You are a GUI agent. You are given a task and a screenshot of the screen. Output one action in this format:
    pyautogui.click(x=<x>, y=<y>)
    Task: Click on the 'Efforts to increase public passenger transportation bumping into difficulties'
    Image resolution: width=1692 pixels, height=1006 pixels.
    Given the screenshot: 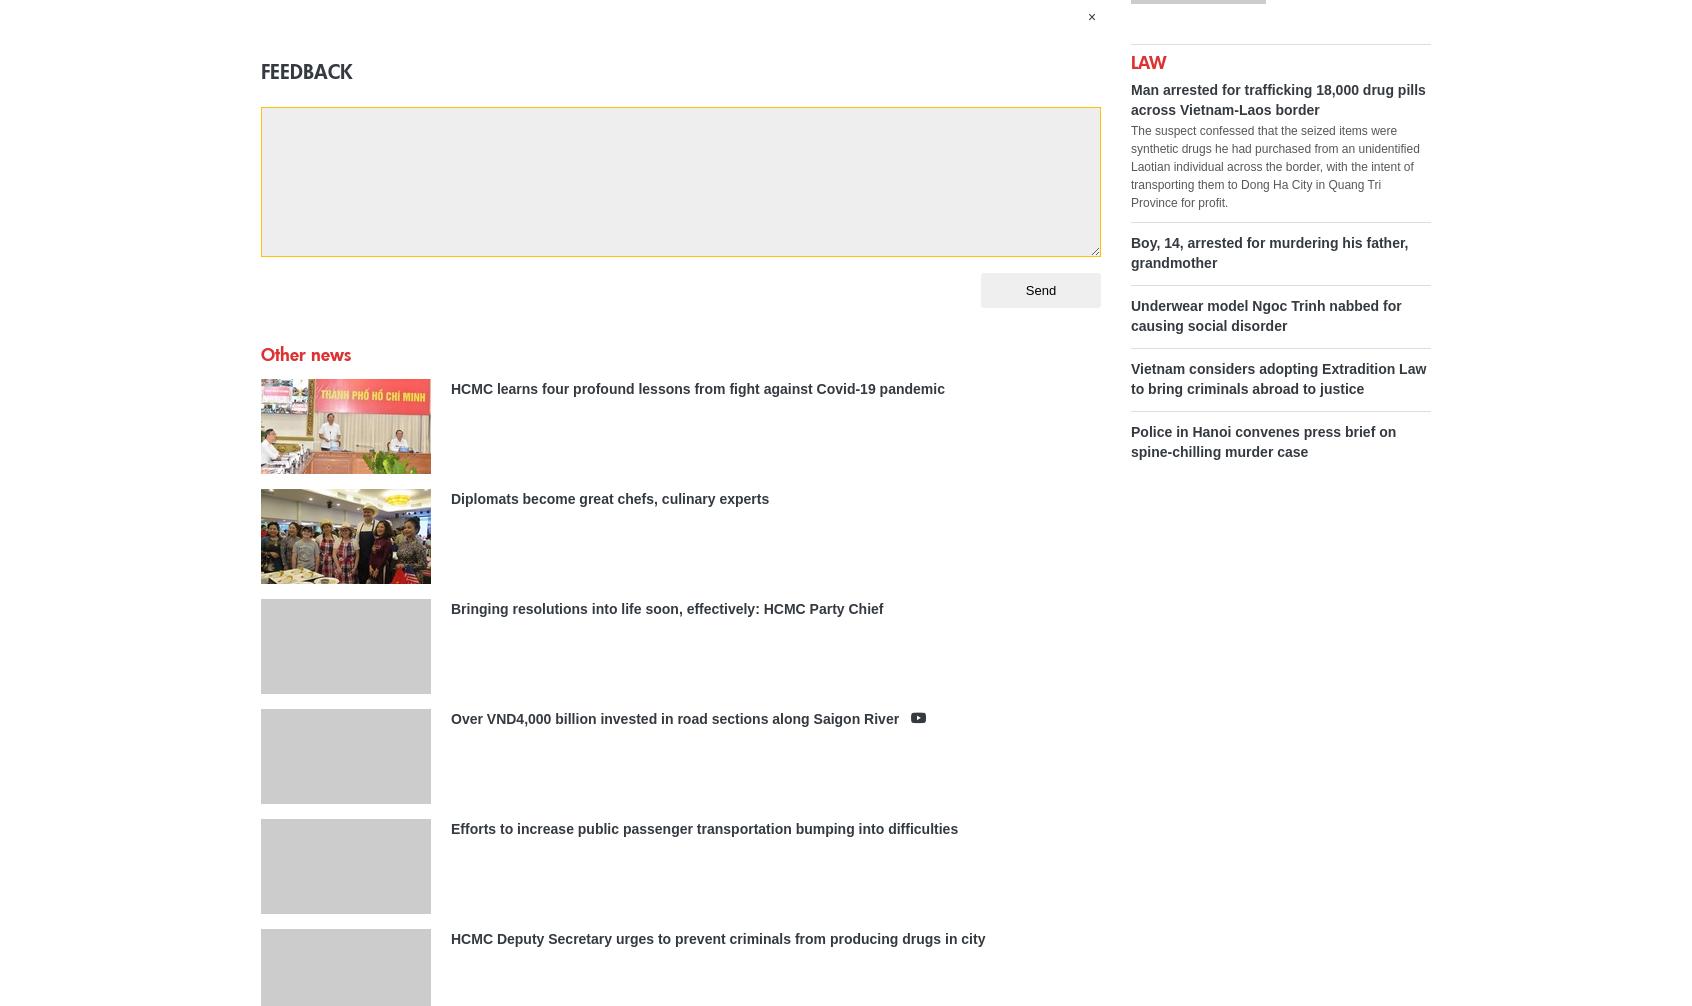 What is the action you would take?
    pyautogui.click(x=449, y=827)
    